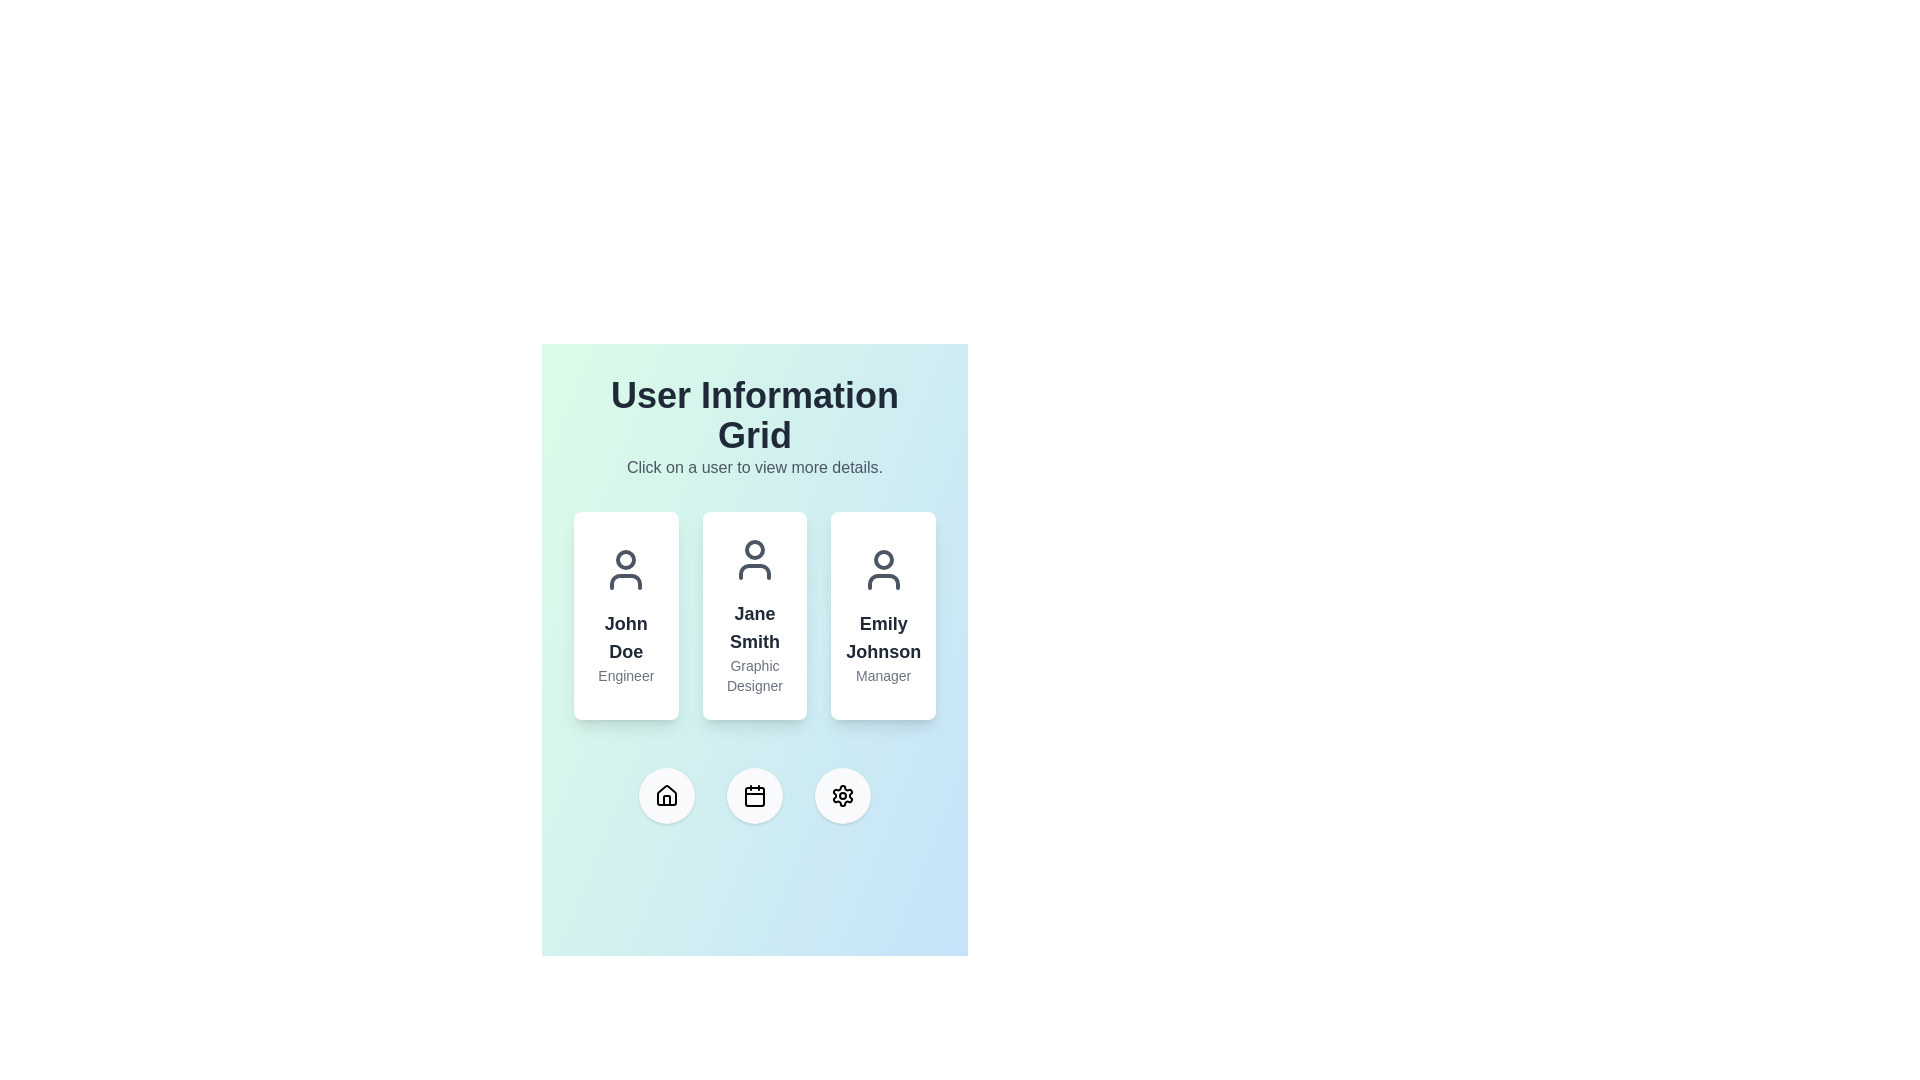 This screenshot has height=1080, width=1920. What do you see at coordinates (882, 570) in the screenshot?
I see `the user profile icon representing Emily Johnson, Manager, which is styled with a circular head and semi-circular body outline and is located at the top center of her profile card` at bounding box center [882, 570].